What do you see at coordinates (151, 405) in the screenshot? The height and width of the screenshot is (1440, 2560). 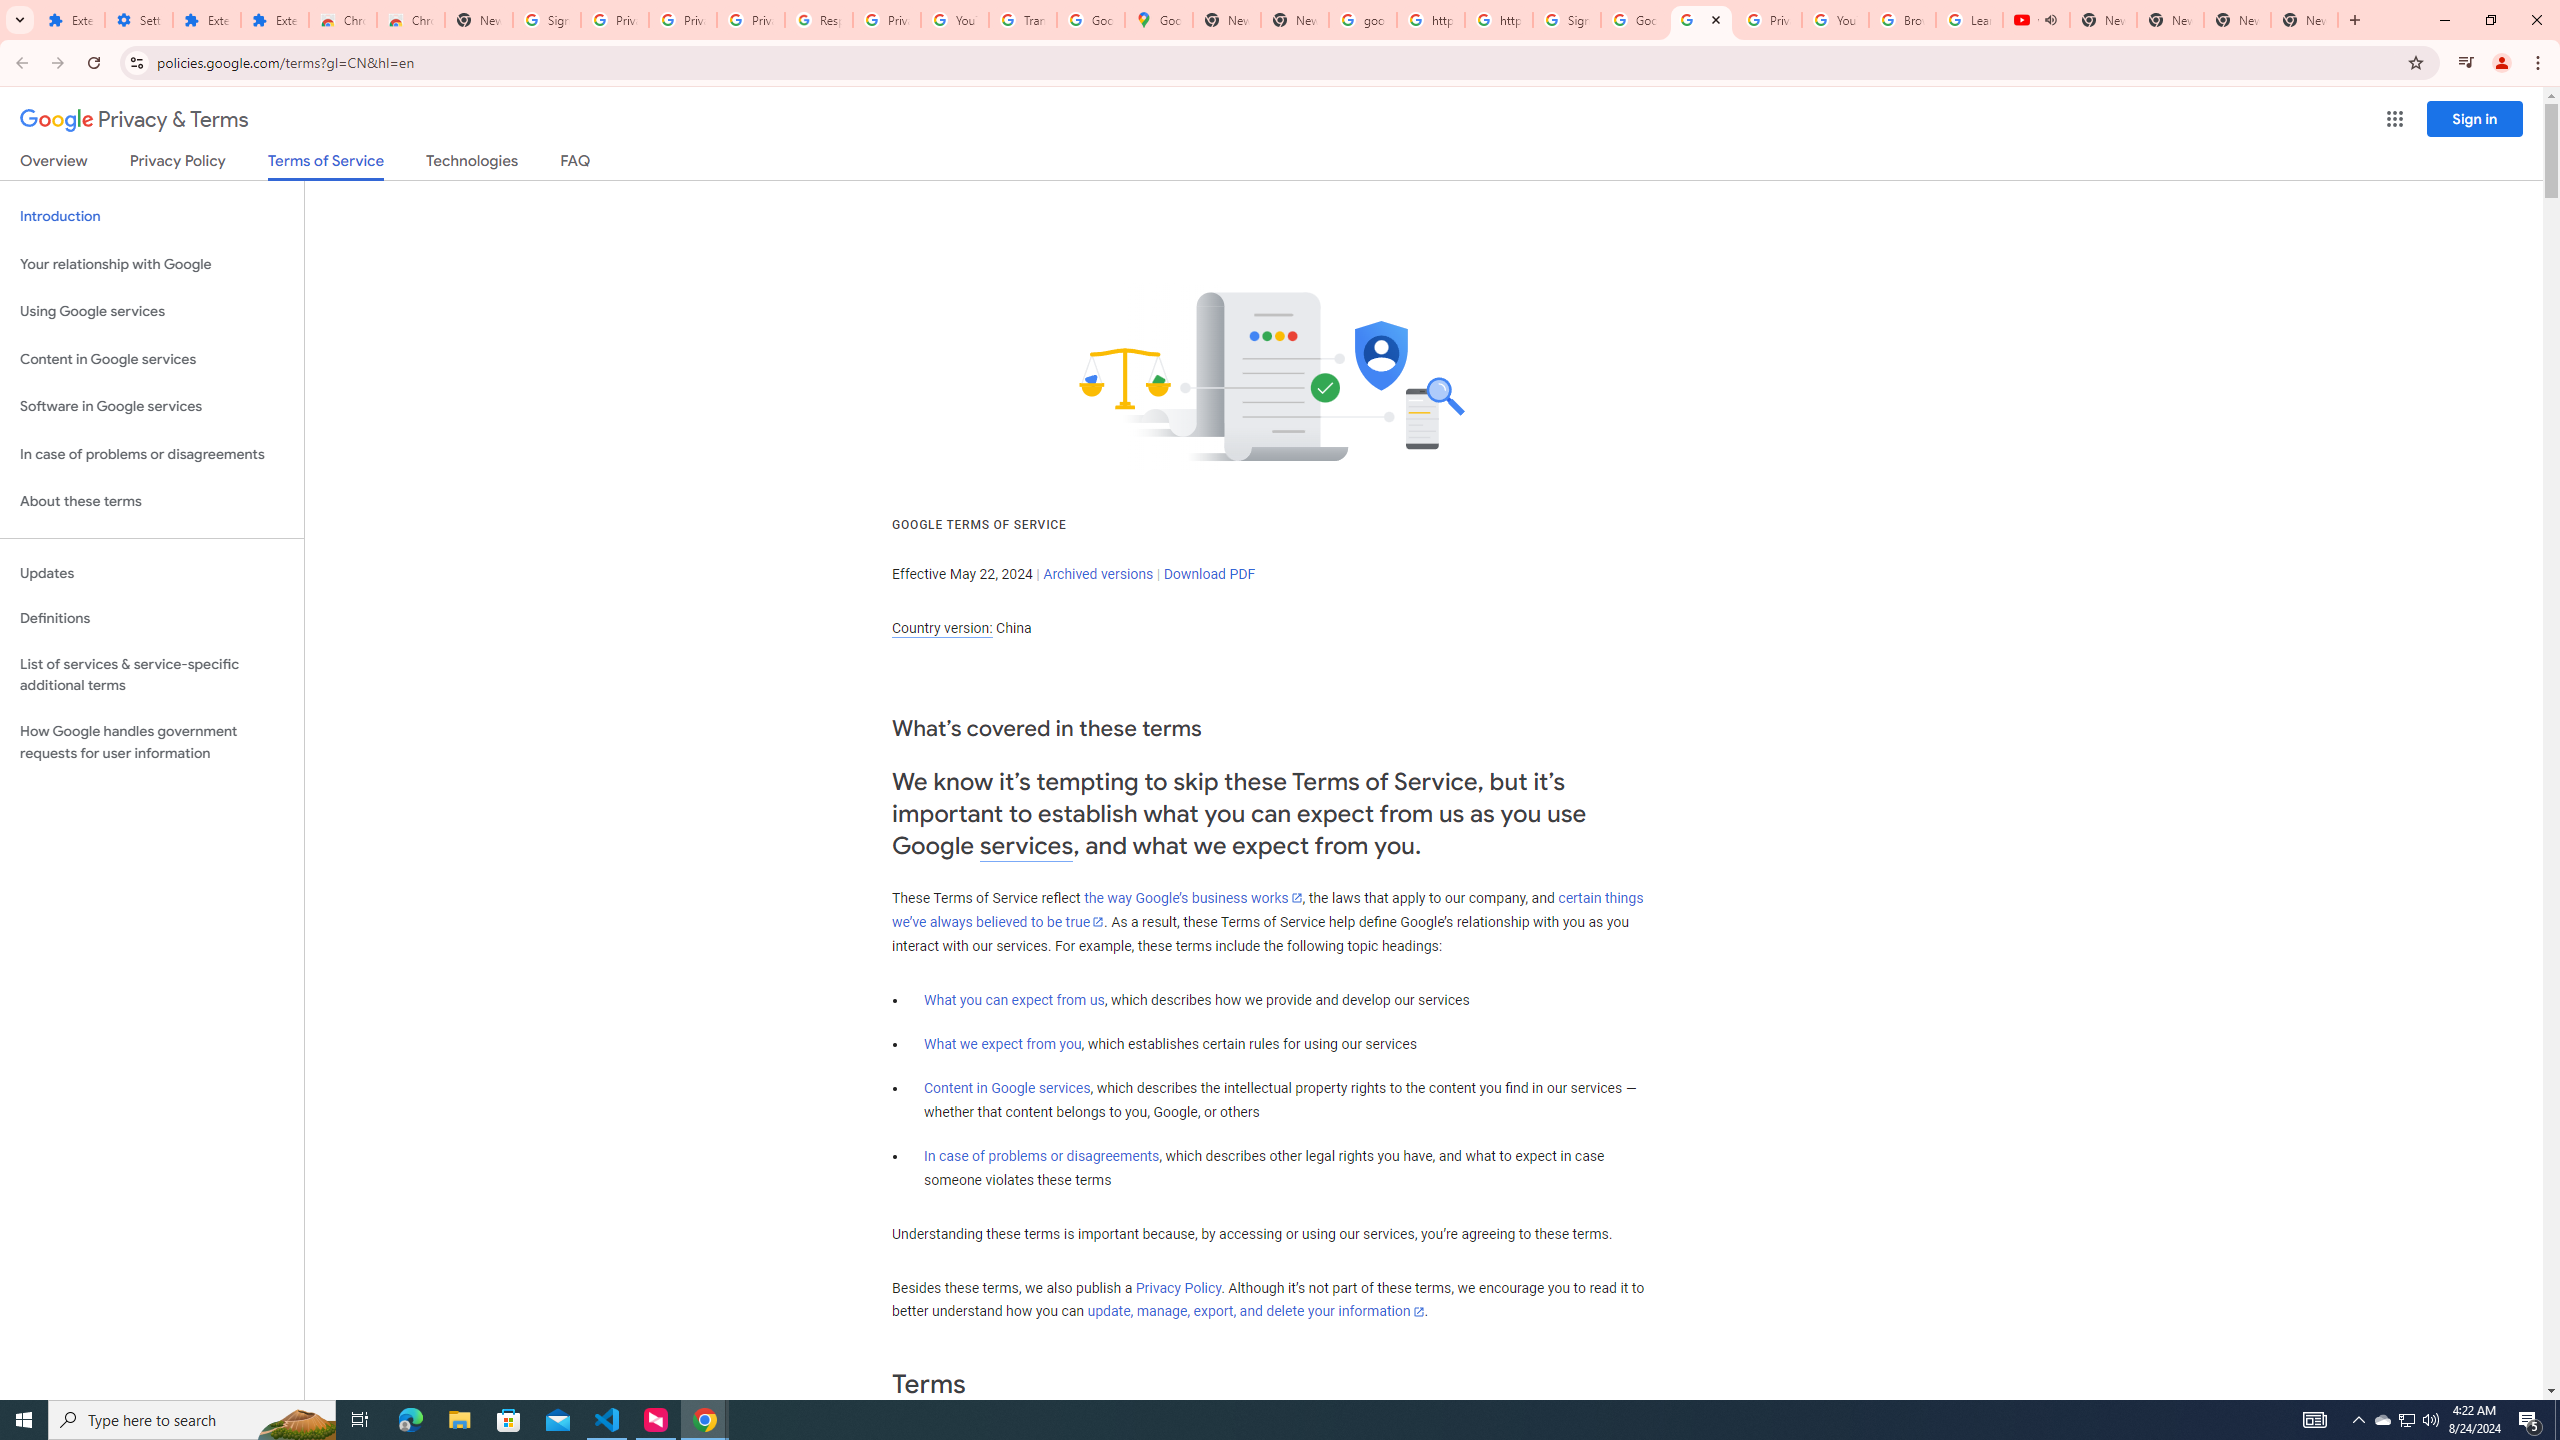 I see `'Software in Google services'` at bounding box center [151, 405].